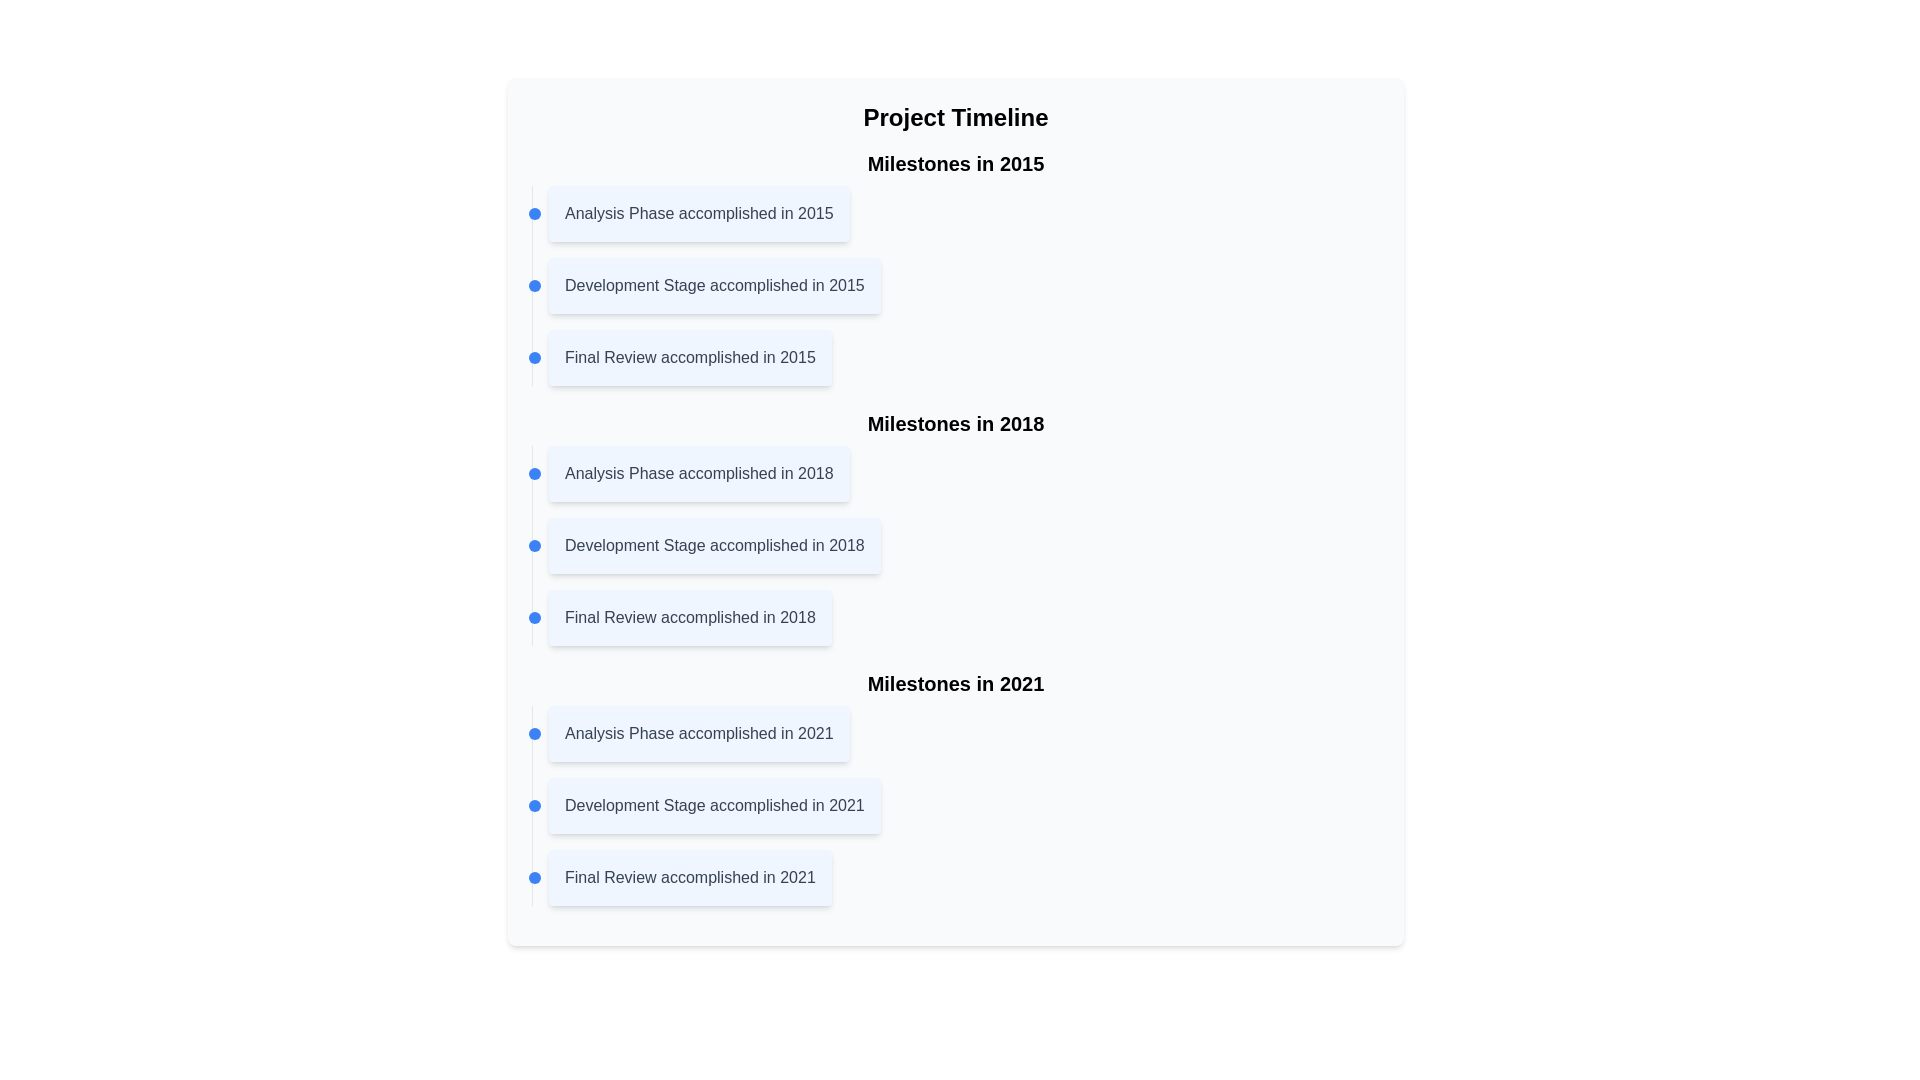  What do you see at coordinates (534, 805) in the screenshot?
I see `the small, blue circular visual marker located in the timeline interface adjacent to the text 'Development Stage accomplished in 2021'` at bounding box center [534, 805].